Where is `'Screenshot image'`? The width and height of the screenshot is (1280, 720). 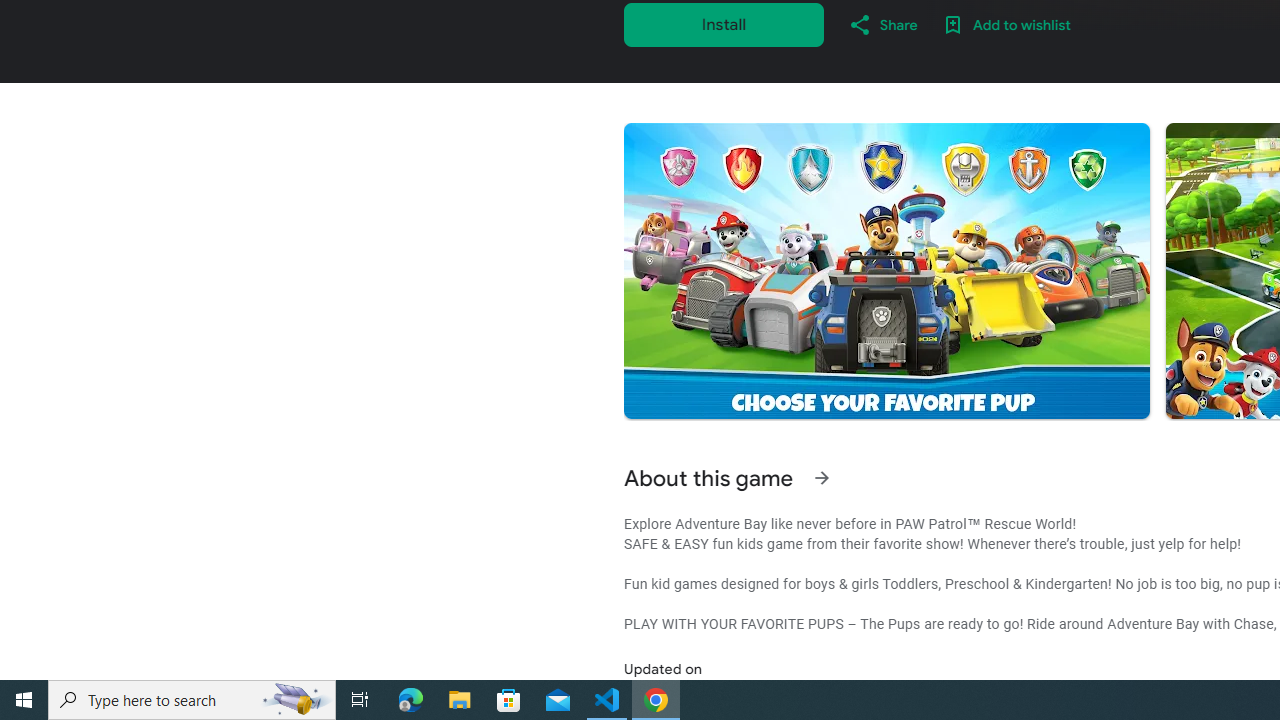 'Screenshot image' is located at coordinates (885, 271).